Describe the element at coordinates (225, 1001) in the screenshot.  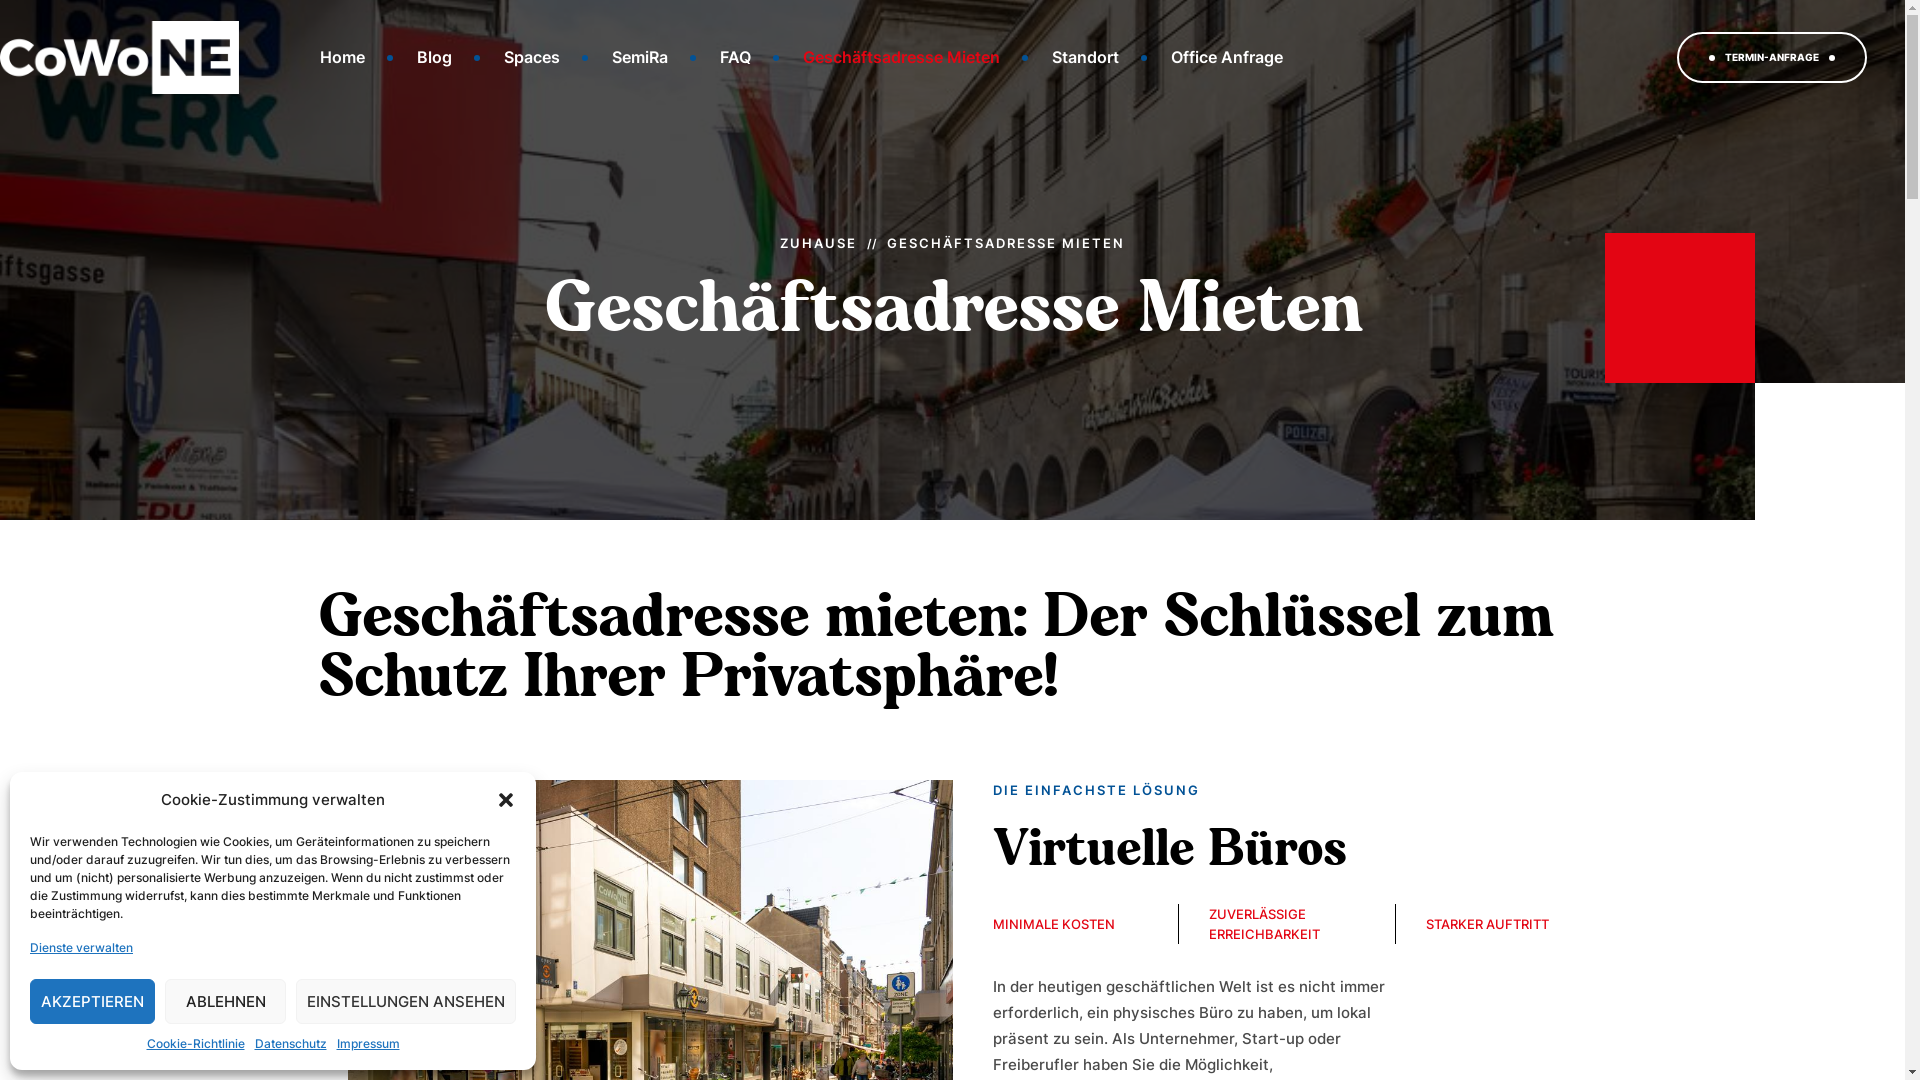
I see `'ABLEHNEN'` at that location.